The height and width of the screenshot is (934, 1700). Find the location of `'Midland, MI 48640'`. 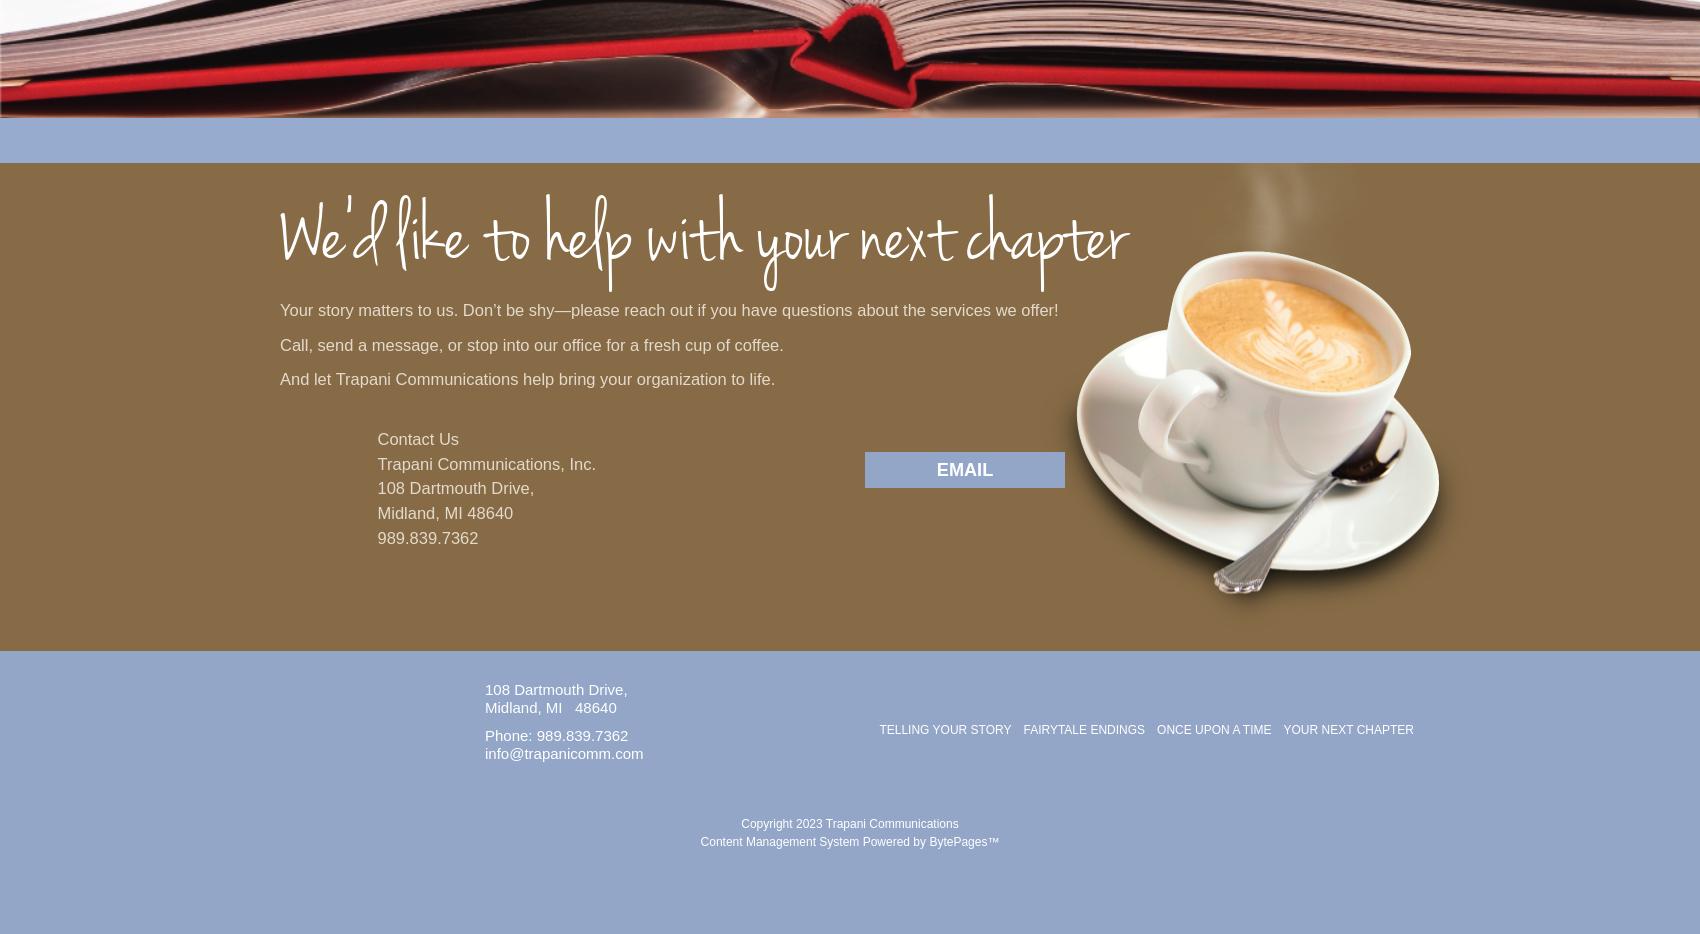

'Midland, MI 48640' is located at coordinates (445, 512).